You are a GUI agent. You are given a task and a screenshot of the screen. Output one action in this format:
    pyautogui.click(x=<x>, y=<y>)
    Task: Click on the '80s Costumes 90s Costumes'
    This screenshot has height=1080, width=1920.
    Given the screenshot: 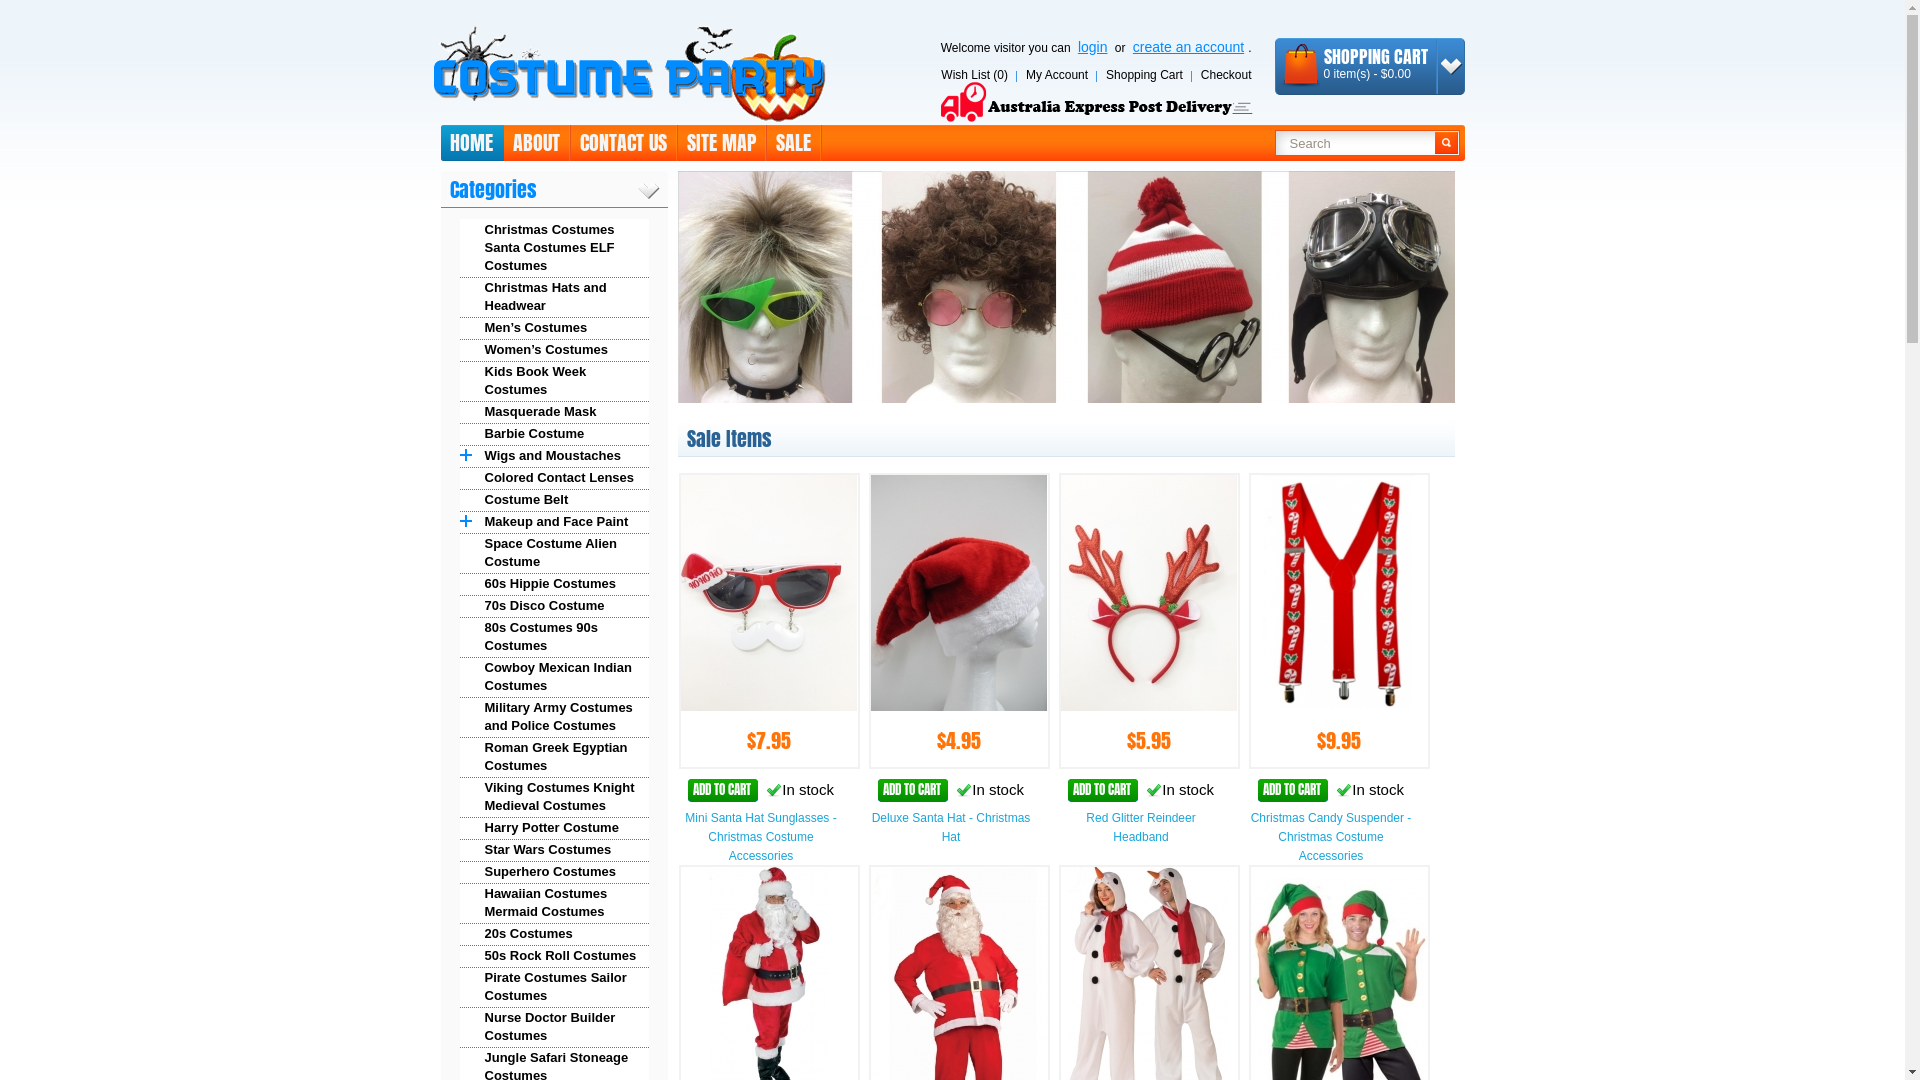 What is the action you would take?
    pyautogui.click(x=554, y=636)
    